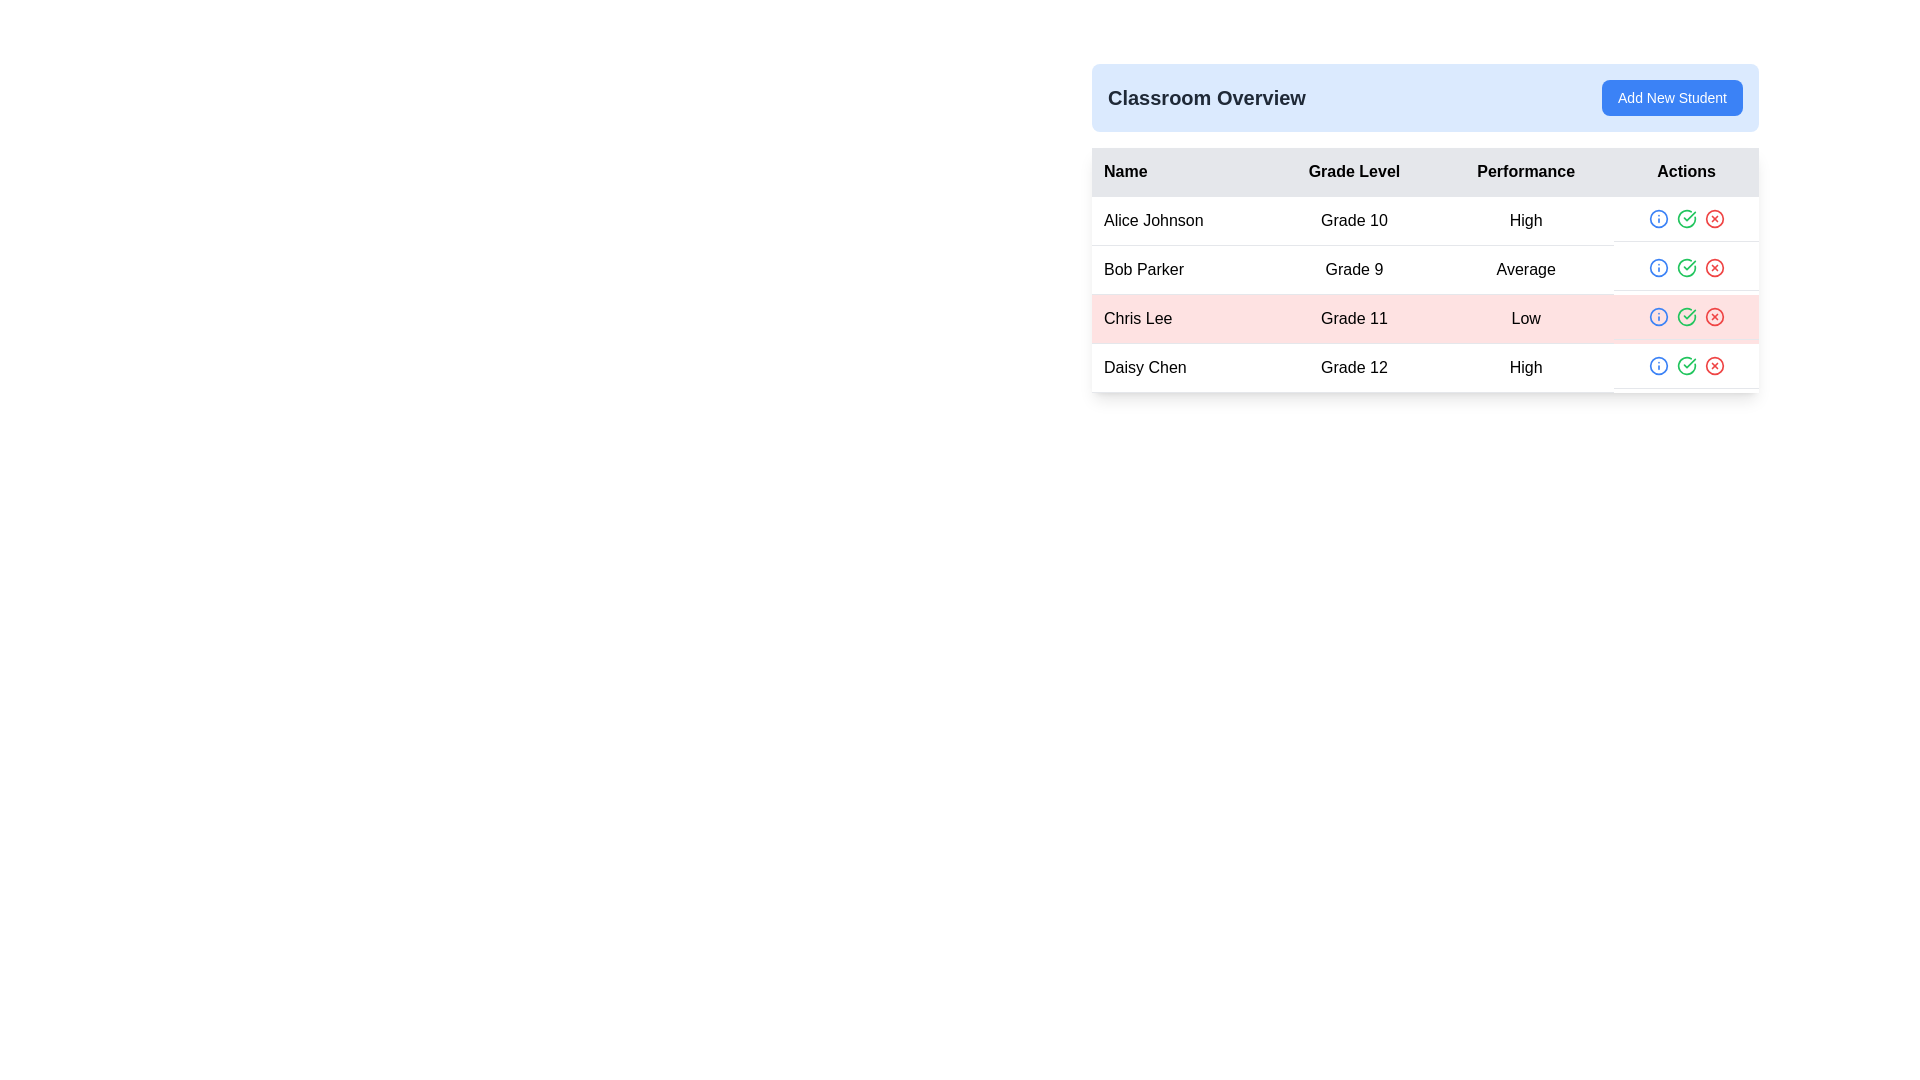 This screenshot has width=1920, height=1080. What do you see at coordinates (1354, 270) in the screenshot?
I see `the Text label displaying 'Grade 9' for the individual 'Bob Parker' in the second row and second column of the table under the 'Grade Level' header` at bounding box center [1354, 270].